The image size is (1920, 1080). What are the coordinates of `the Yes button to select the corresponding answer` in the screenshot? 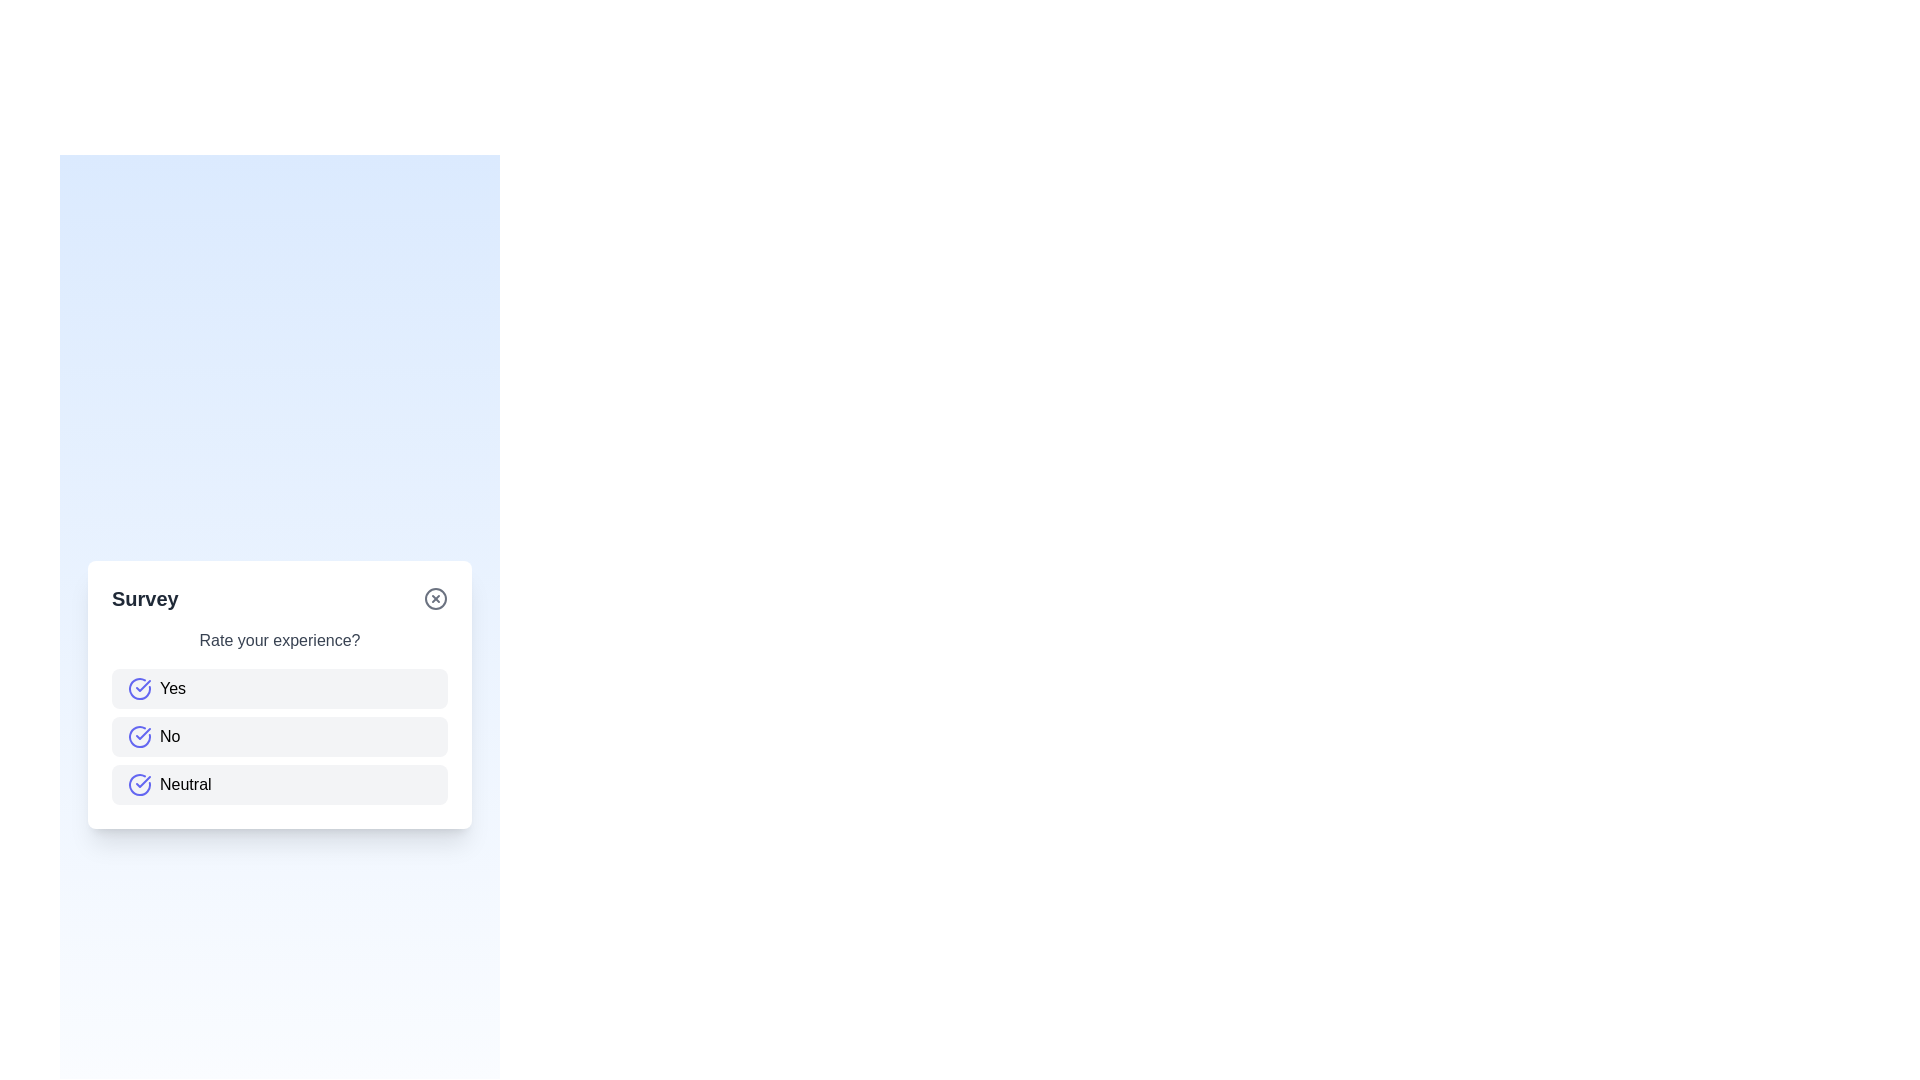 It's located at (278, 688).